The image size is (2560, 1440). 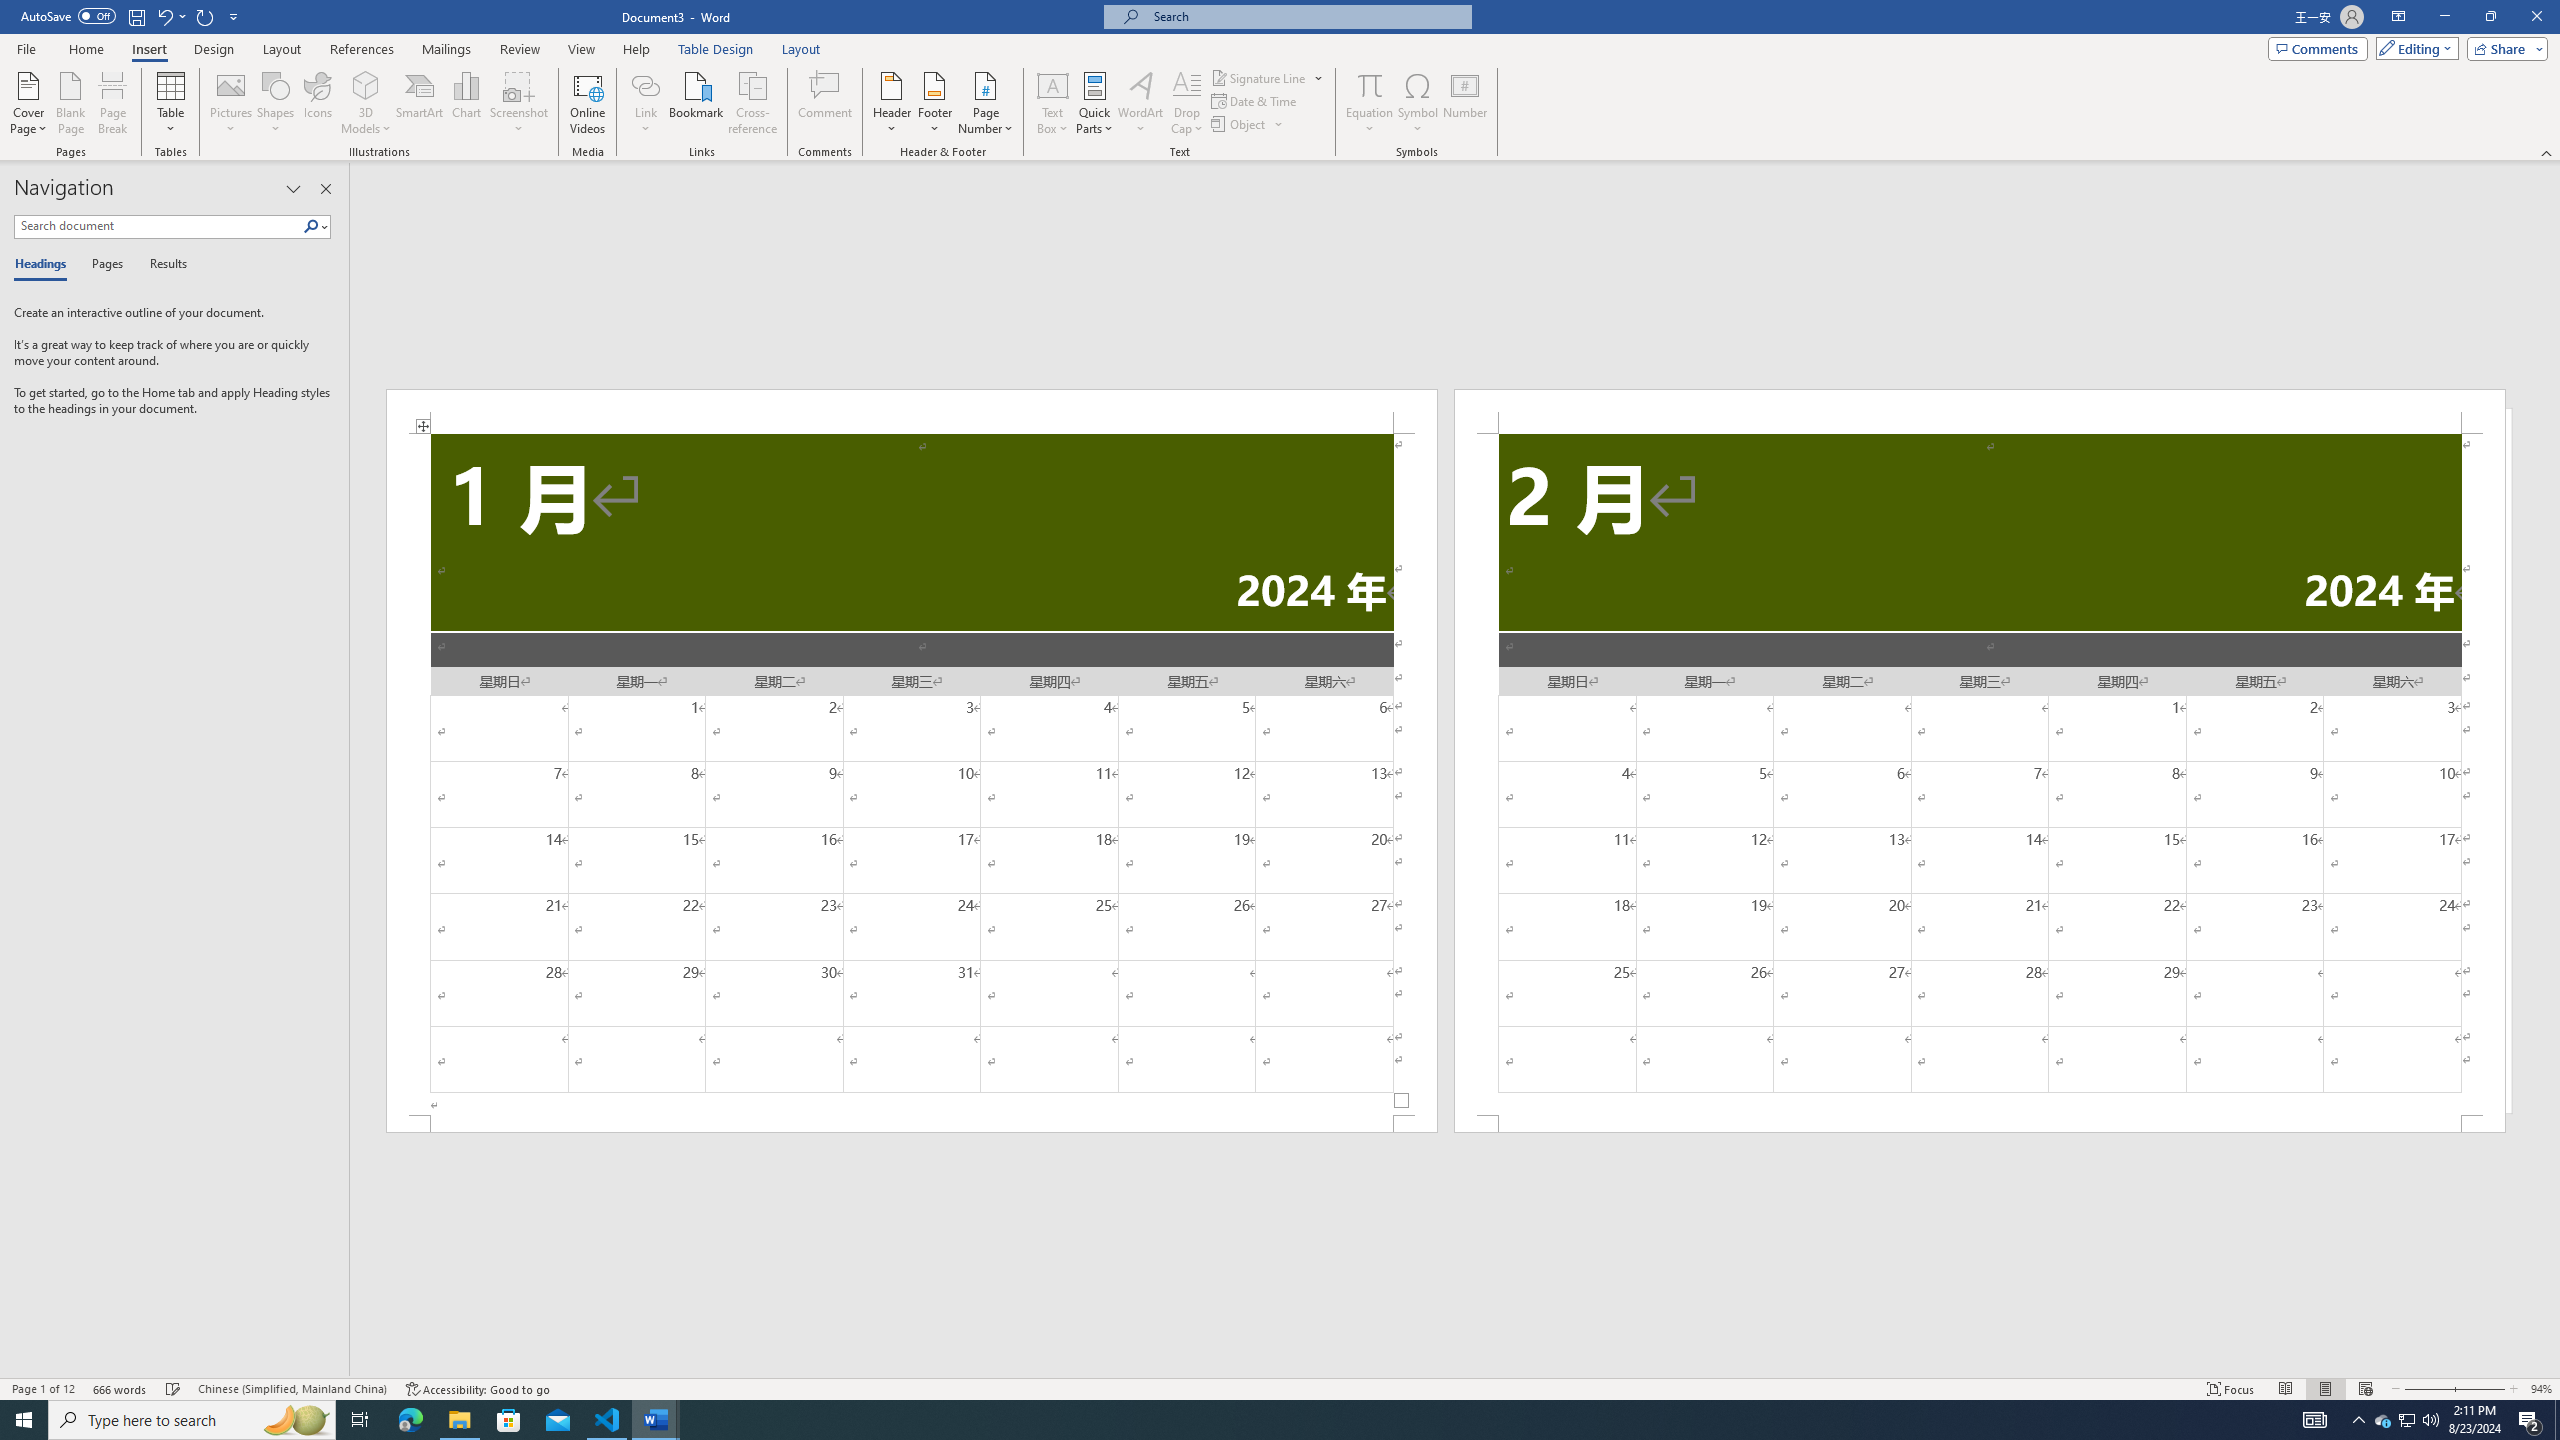 I want to click on 'Pictures', so click(x=231, y=103).